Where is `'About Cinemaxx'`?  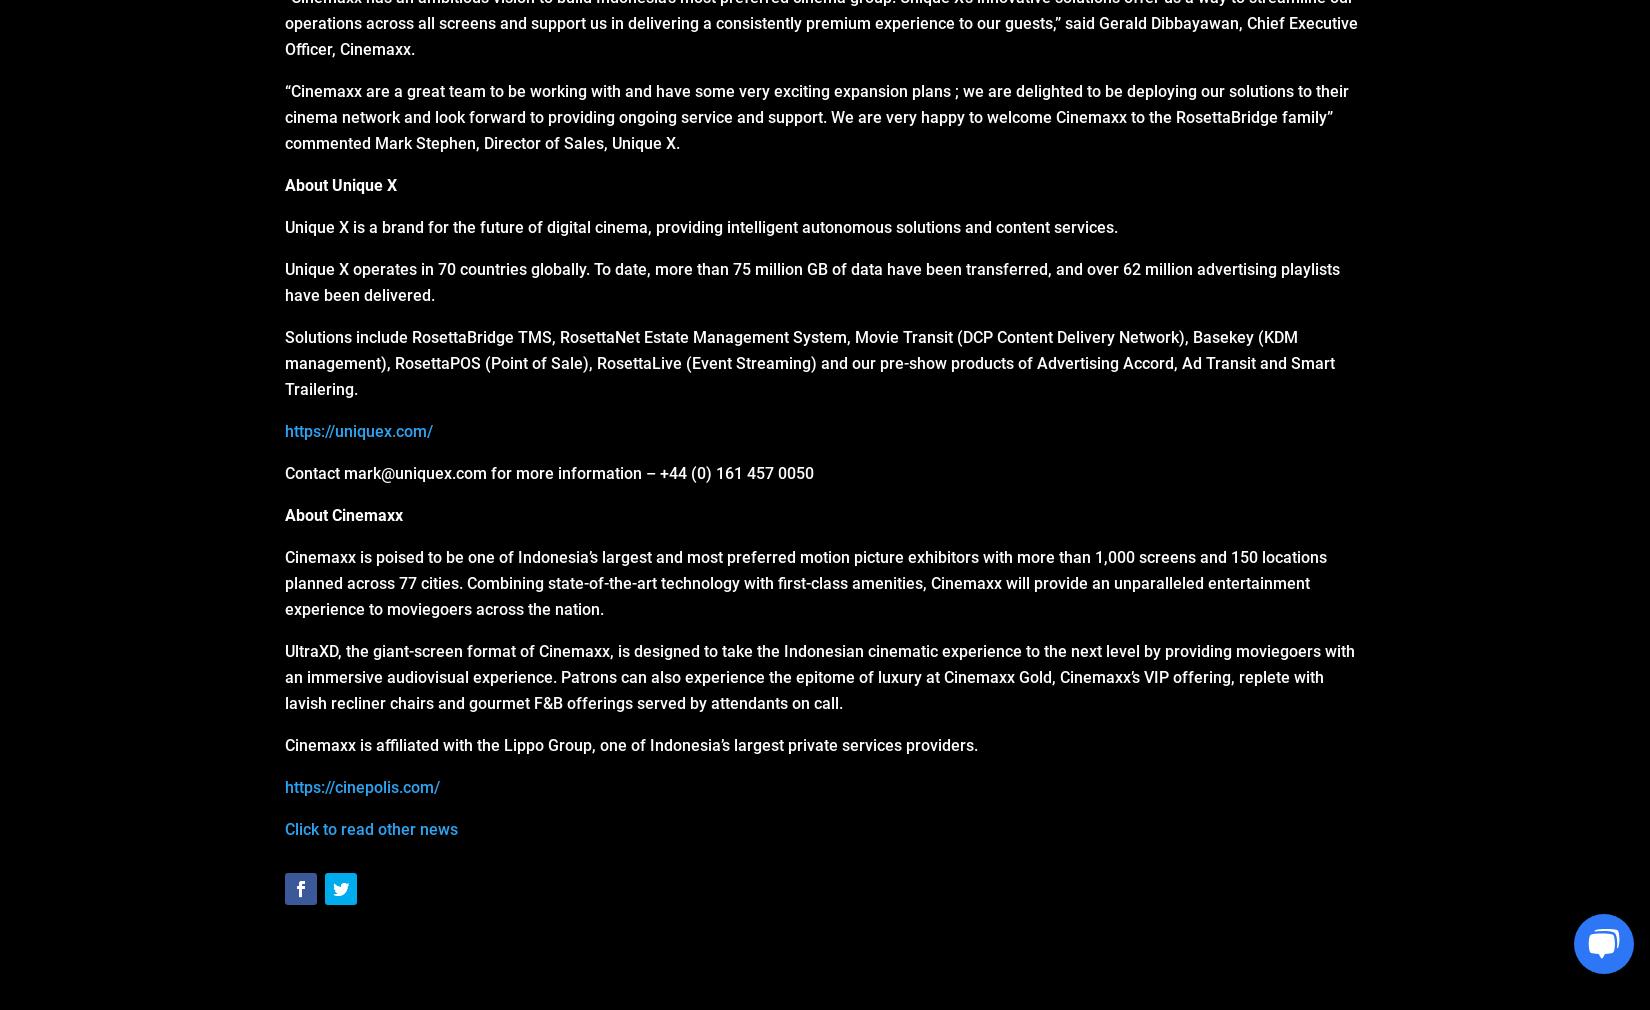
'About Cinemaxx' is located at coordinates (344, 514).